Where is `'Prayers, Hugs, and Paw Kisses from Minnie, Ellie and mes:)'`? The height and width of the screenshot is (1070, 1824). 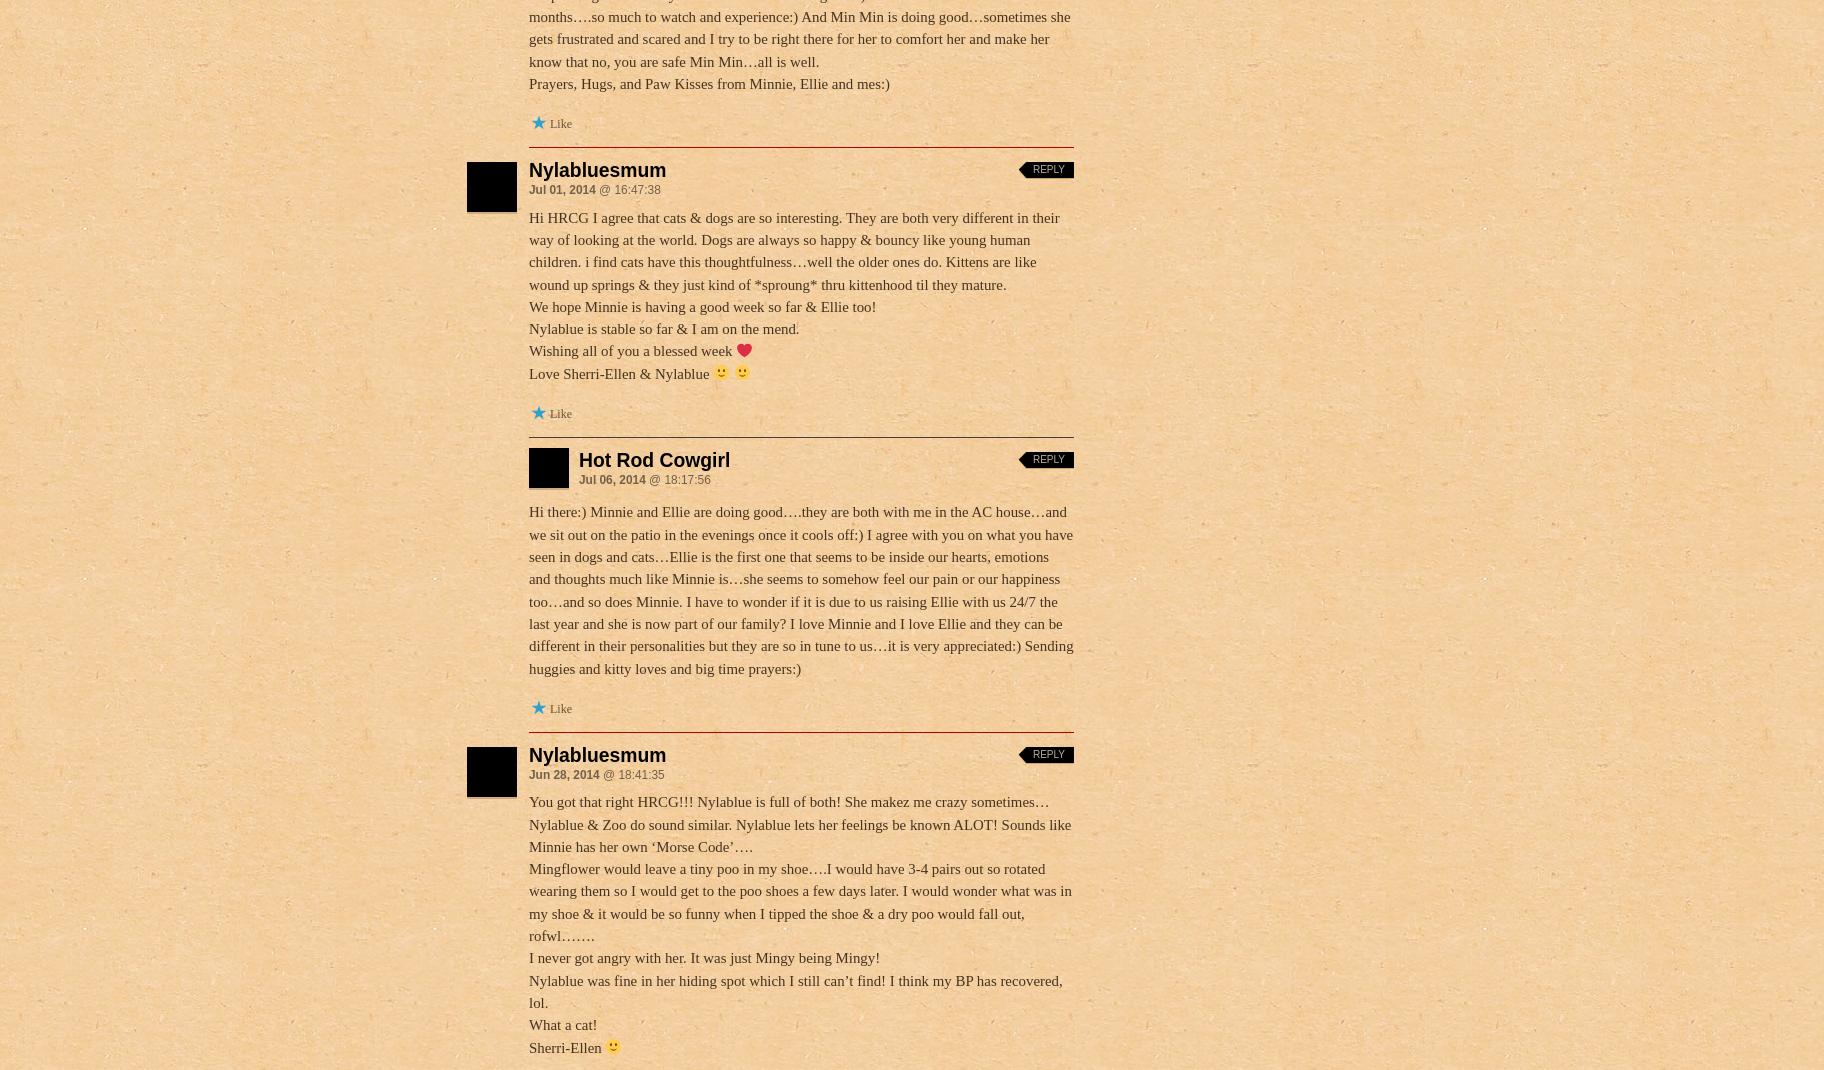
'Prayers, Hugs, and Paw Kisses from Minnie, Ellie and mes:)' is located at coordinates (527, 82).